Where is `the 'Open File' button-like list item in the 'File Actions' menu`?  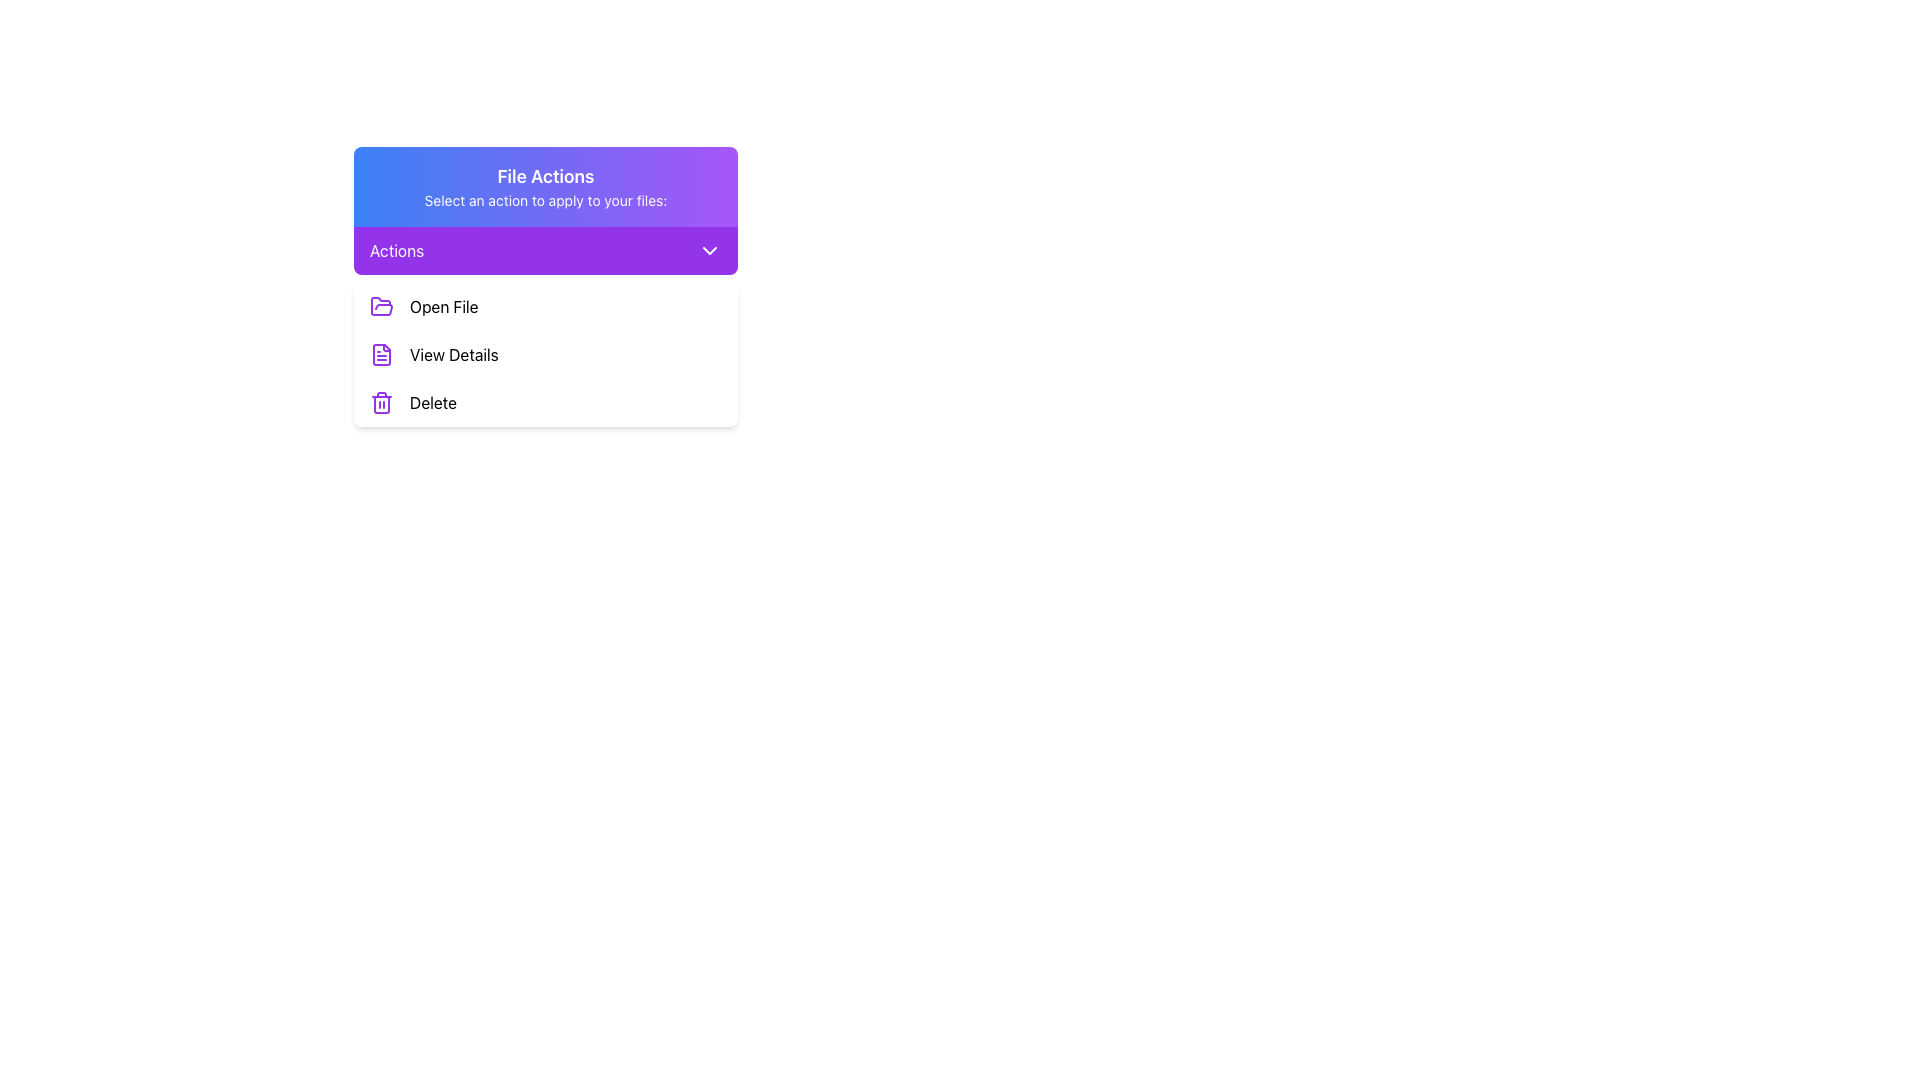 the 'Open File' button-like list item in the 'File Actions' menu is located at coordinates (546, 307).